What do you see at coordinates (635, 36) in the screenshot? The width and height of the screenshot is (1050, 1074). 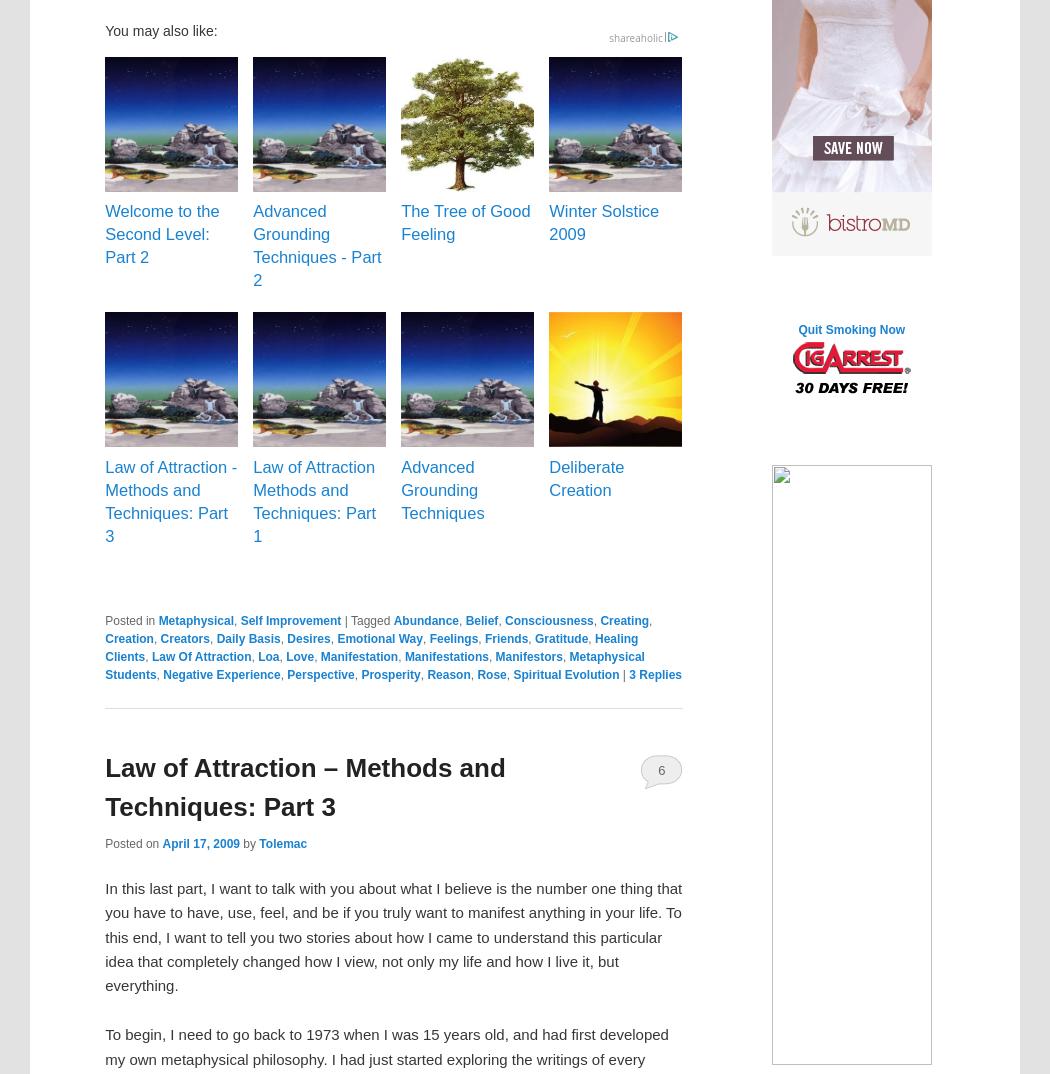 I see `'shareaholic'` at bounding box center [635, 36].